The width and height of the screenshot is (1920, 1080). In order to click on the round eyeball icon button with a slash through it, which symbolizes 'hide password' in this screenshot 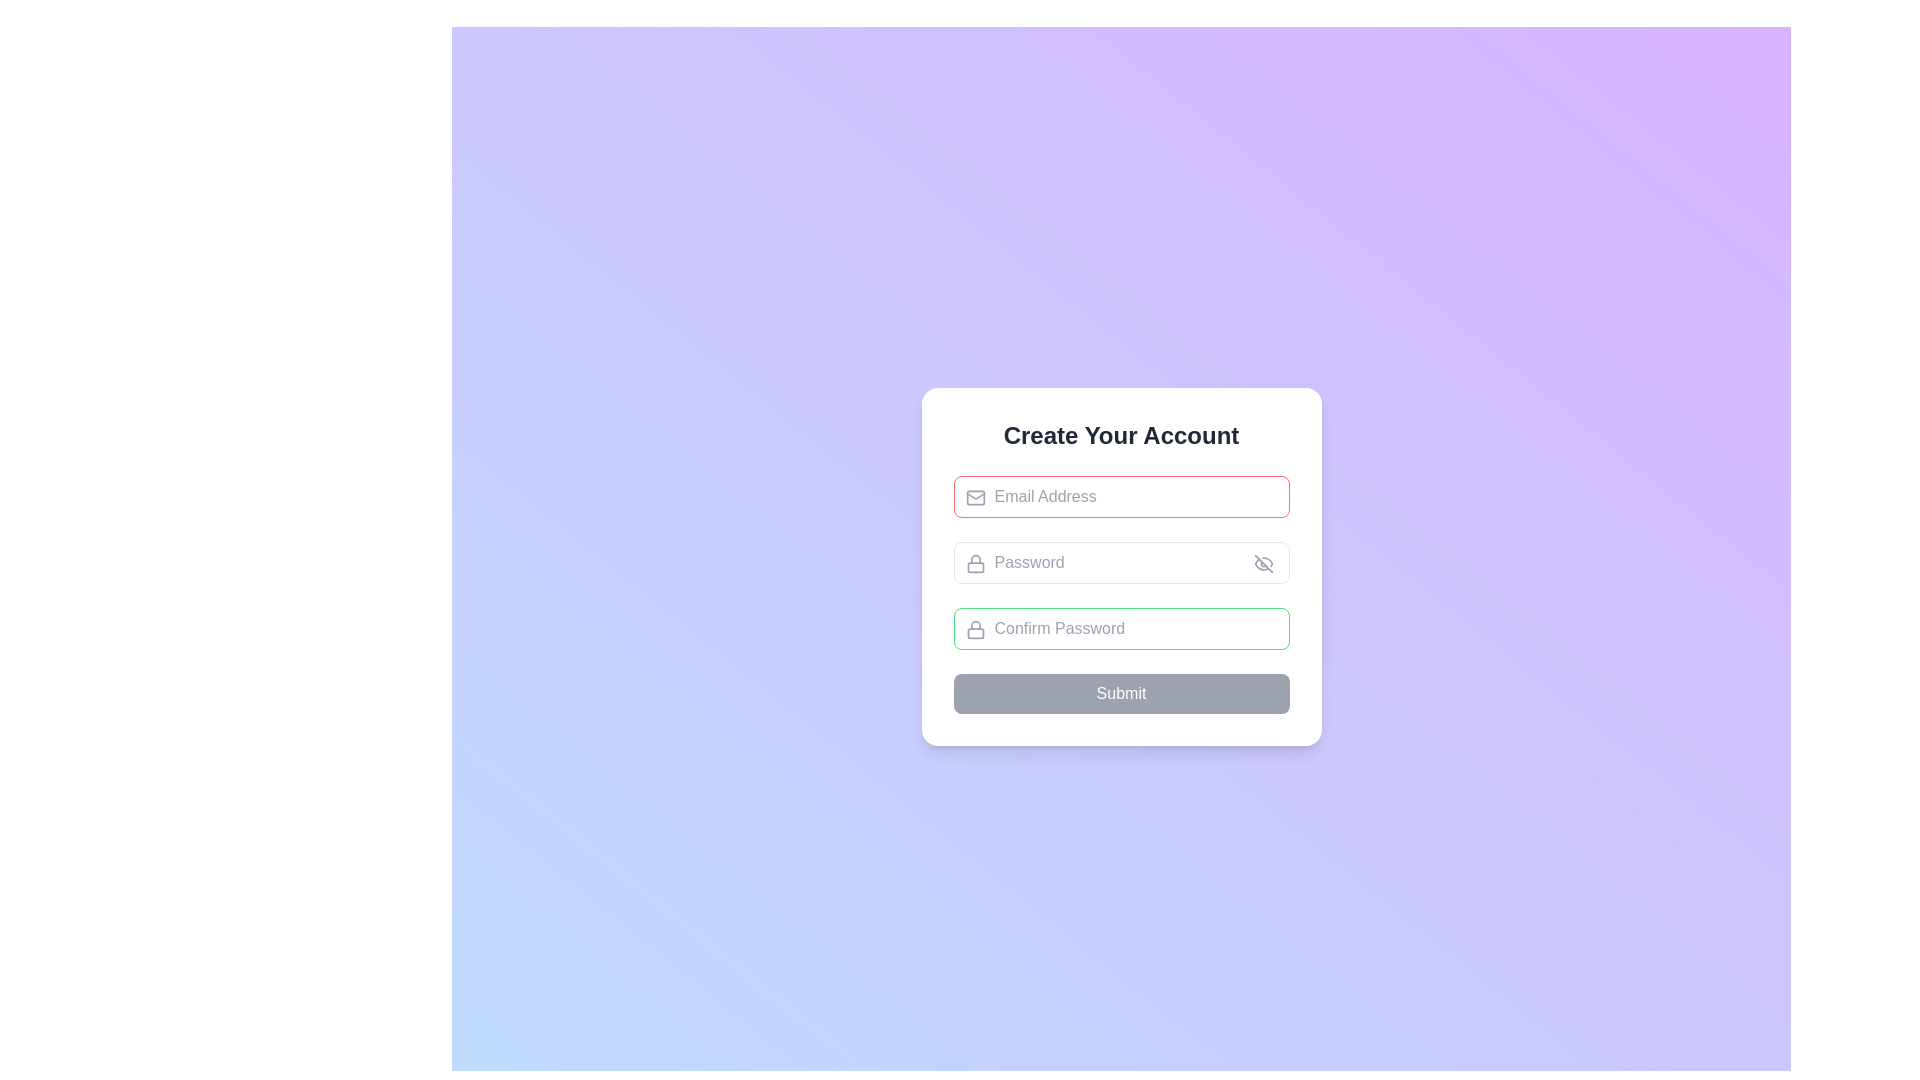, I will do `click(1262, 563)`.